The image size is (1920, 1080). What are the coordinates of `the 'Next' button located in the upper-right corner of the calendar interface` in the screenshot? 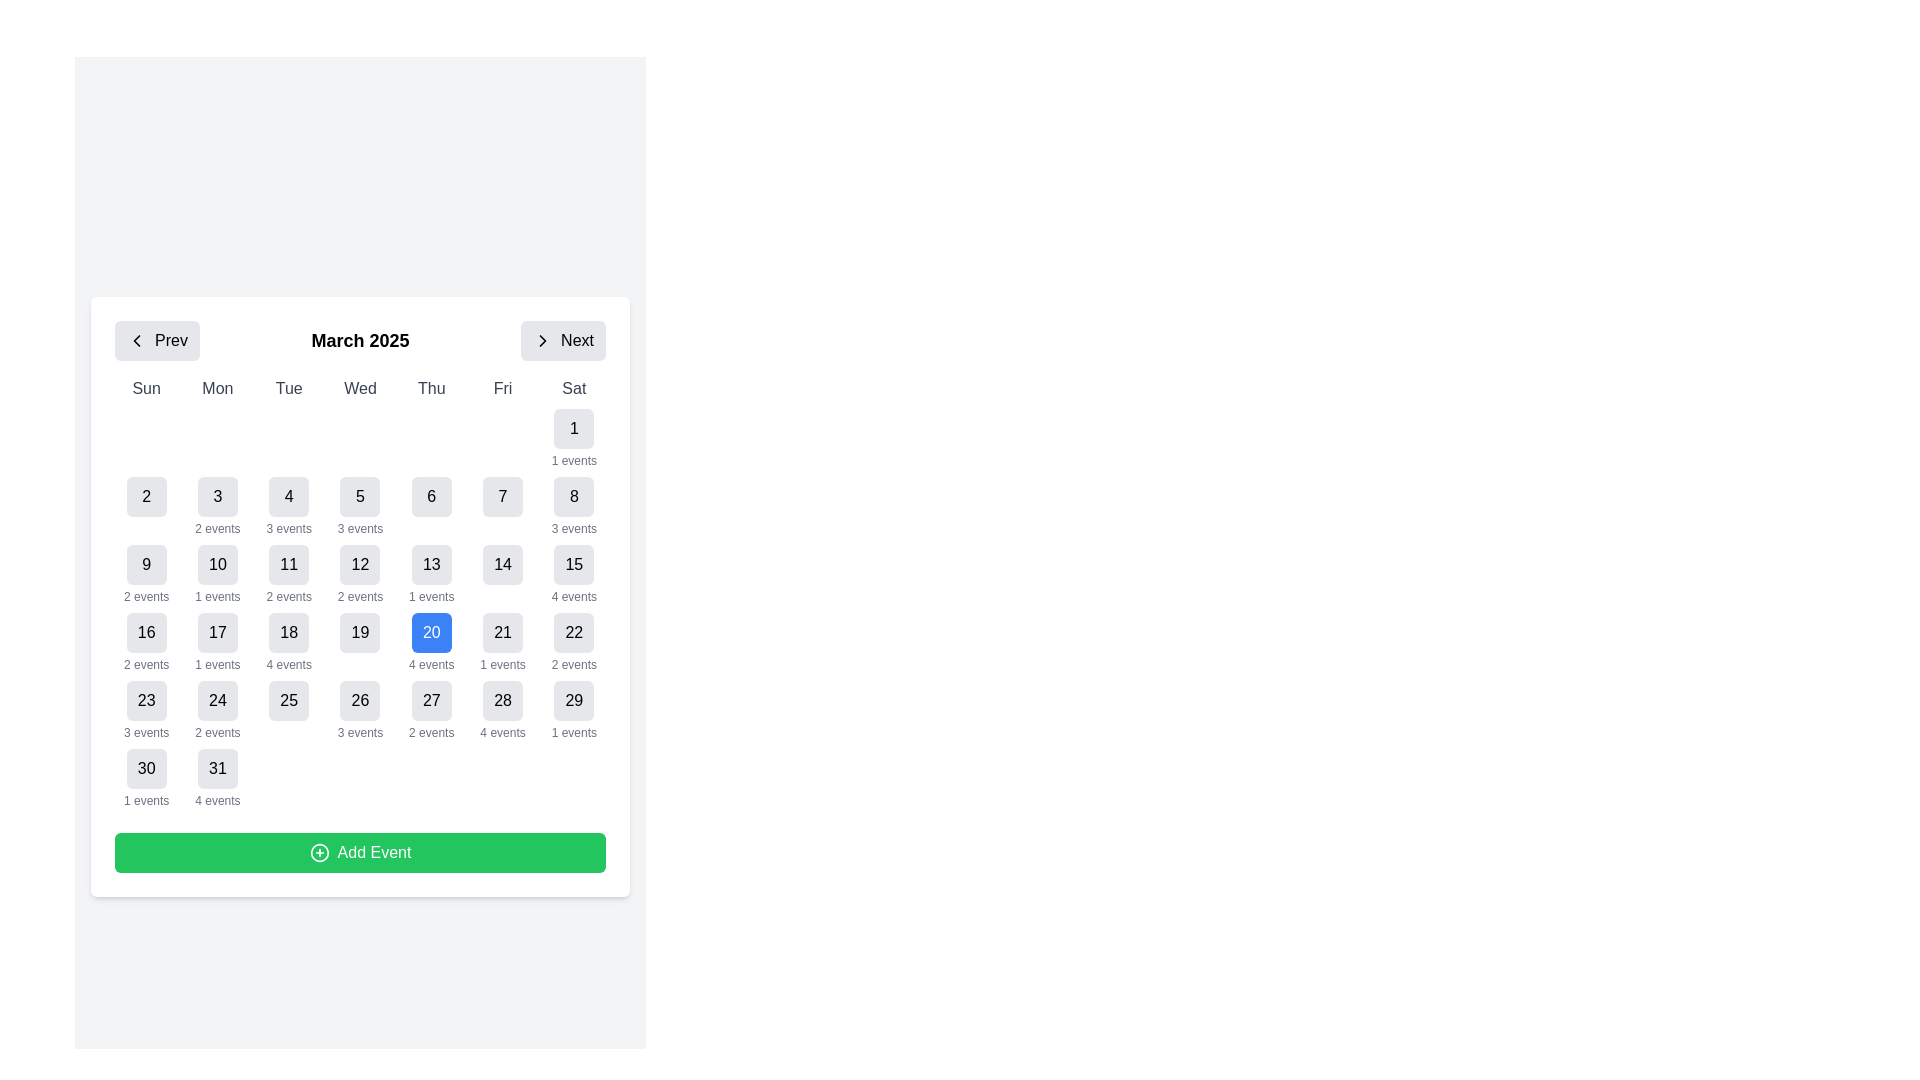 It's located at (562, 339).